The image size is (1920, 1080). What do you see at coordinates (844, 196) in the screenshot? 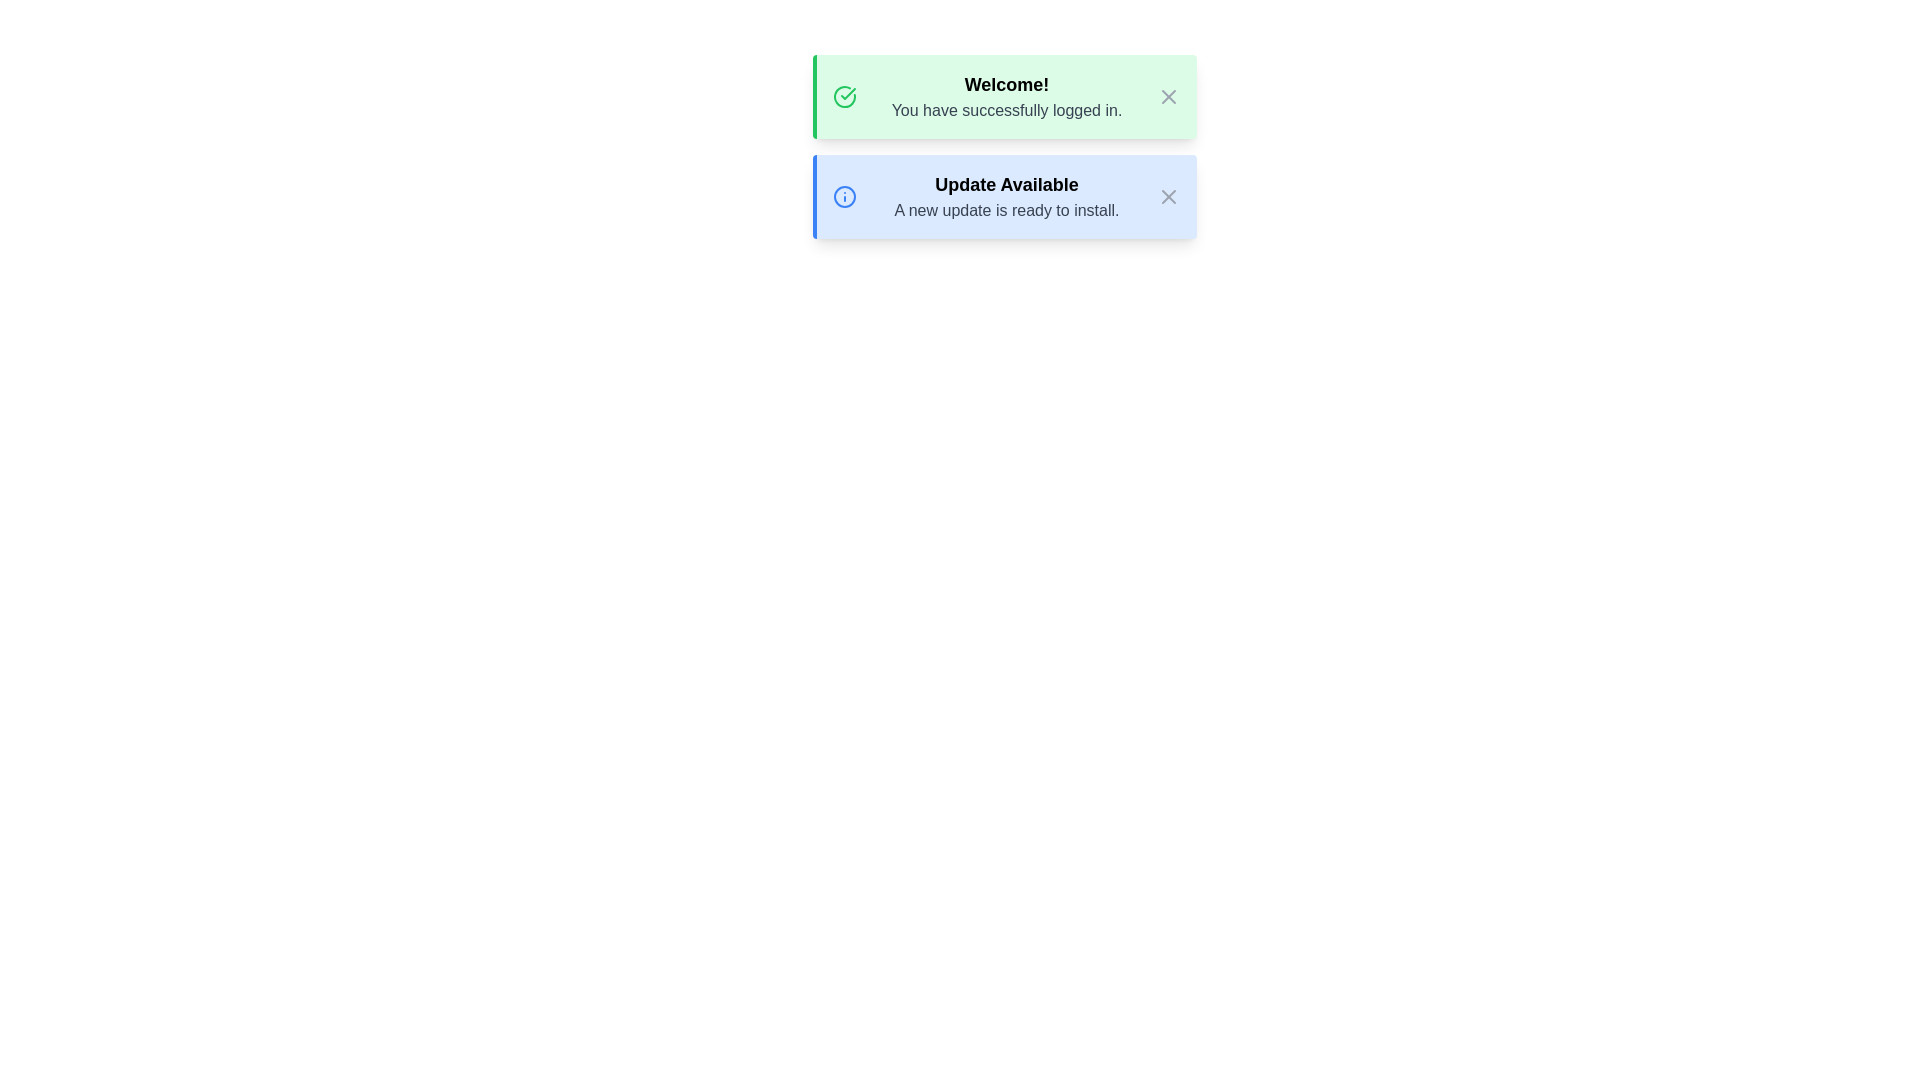
I see `the informational message icon located to the left of the 'Update Available' message, within a blue background section` at bounding box center [844, 196].